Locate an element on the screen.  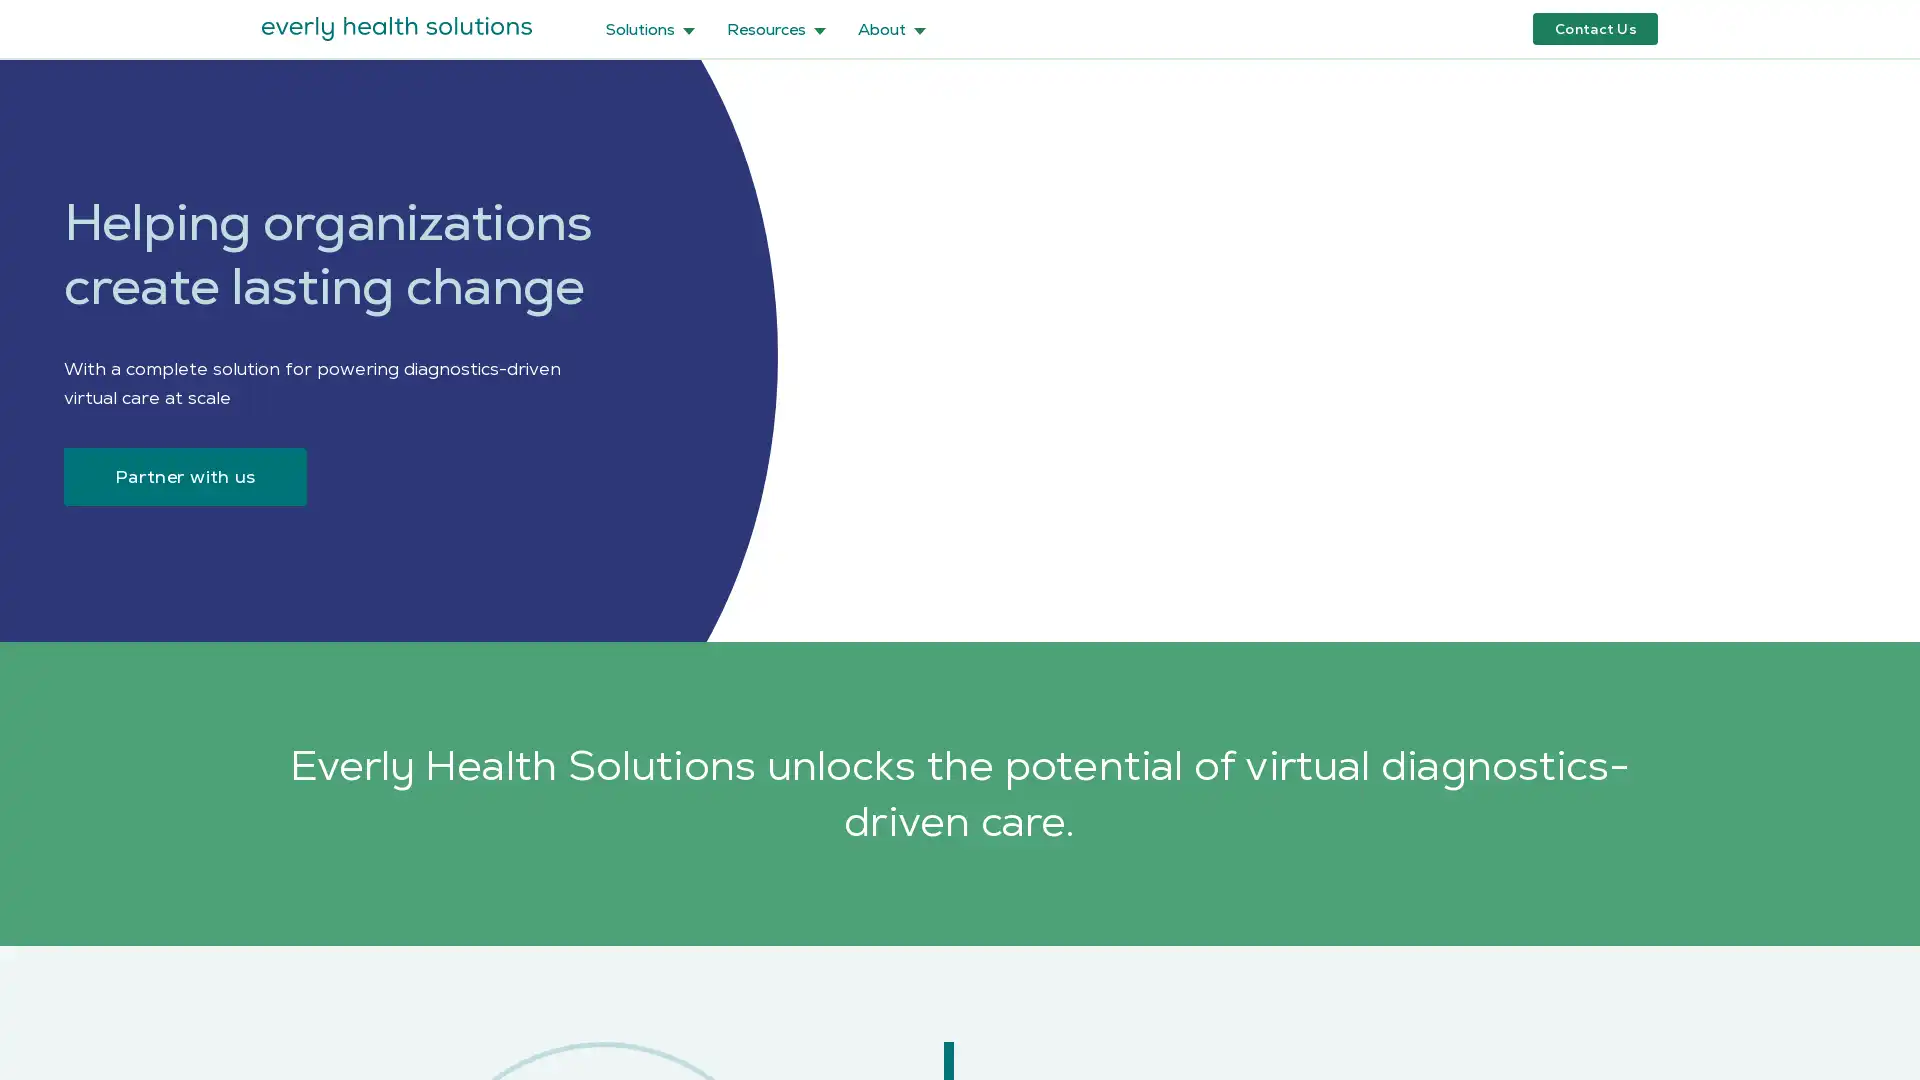
About Caret icon for dropdown menu is located at coordinates (891, 28).